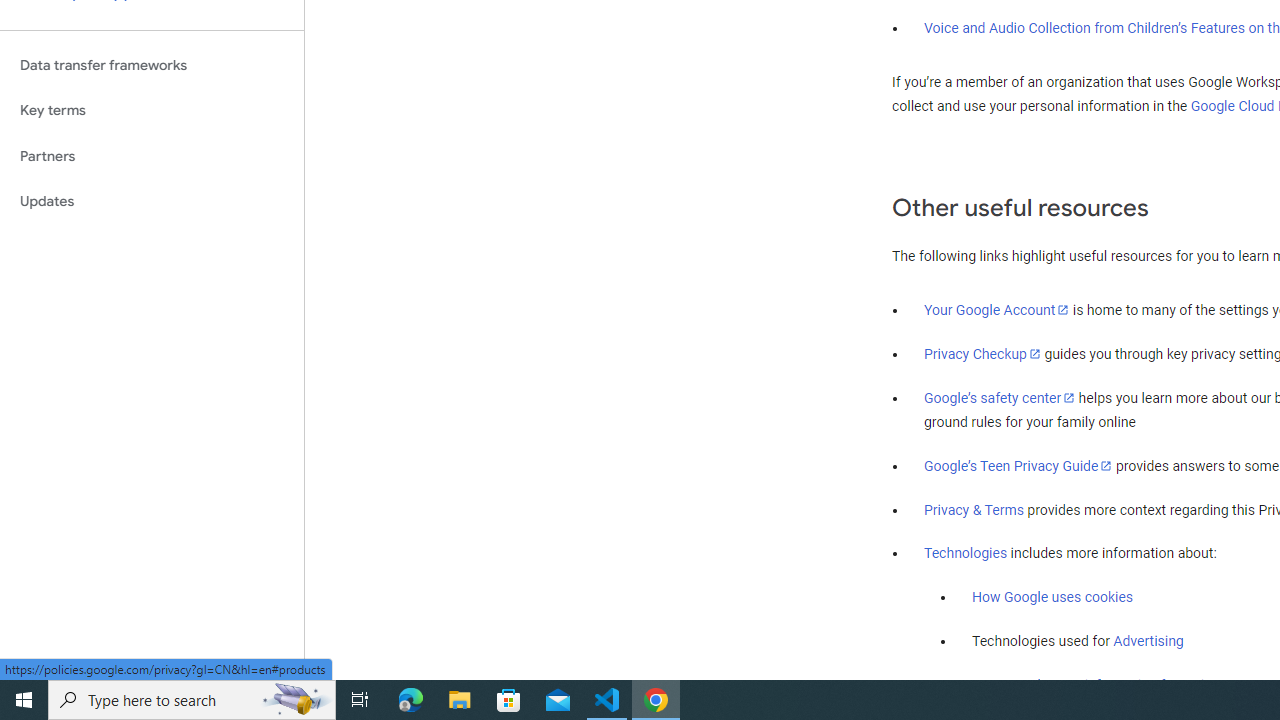 The image size is (1280, 720). Describe the element at coordinates (982, 352) in the screenshot. I see `'Privacy Checkup'` at that location.